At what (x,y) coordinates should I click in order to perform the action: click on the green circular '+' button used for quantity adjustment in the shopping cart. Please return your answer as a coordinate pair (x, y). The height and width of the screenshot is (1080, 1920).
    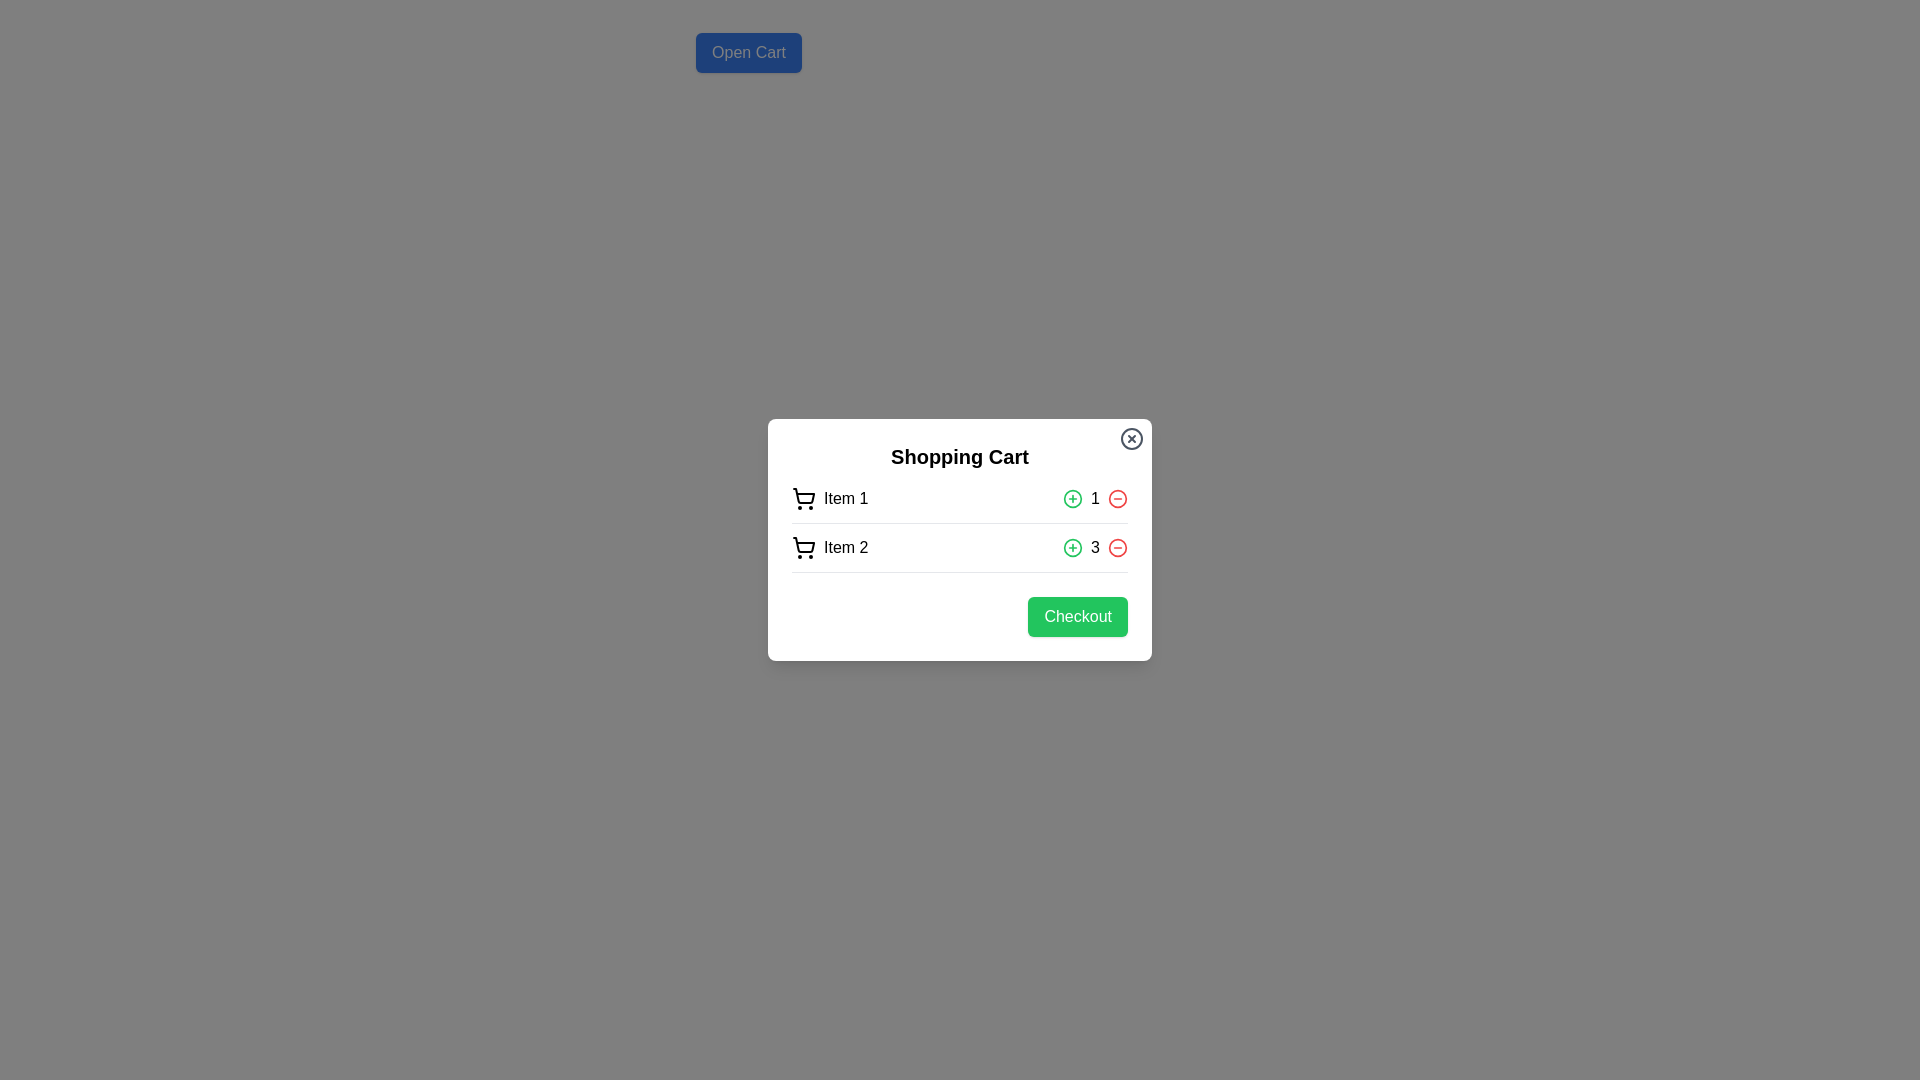
    Looking at the image, I should click on (1072, 497).